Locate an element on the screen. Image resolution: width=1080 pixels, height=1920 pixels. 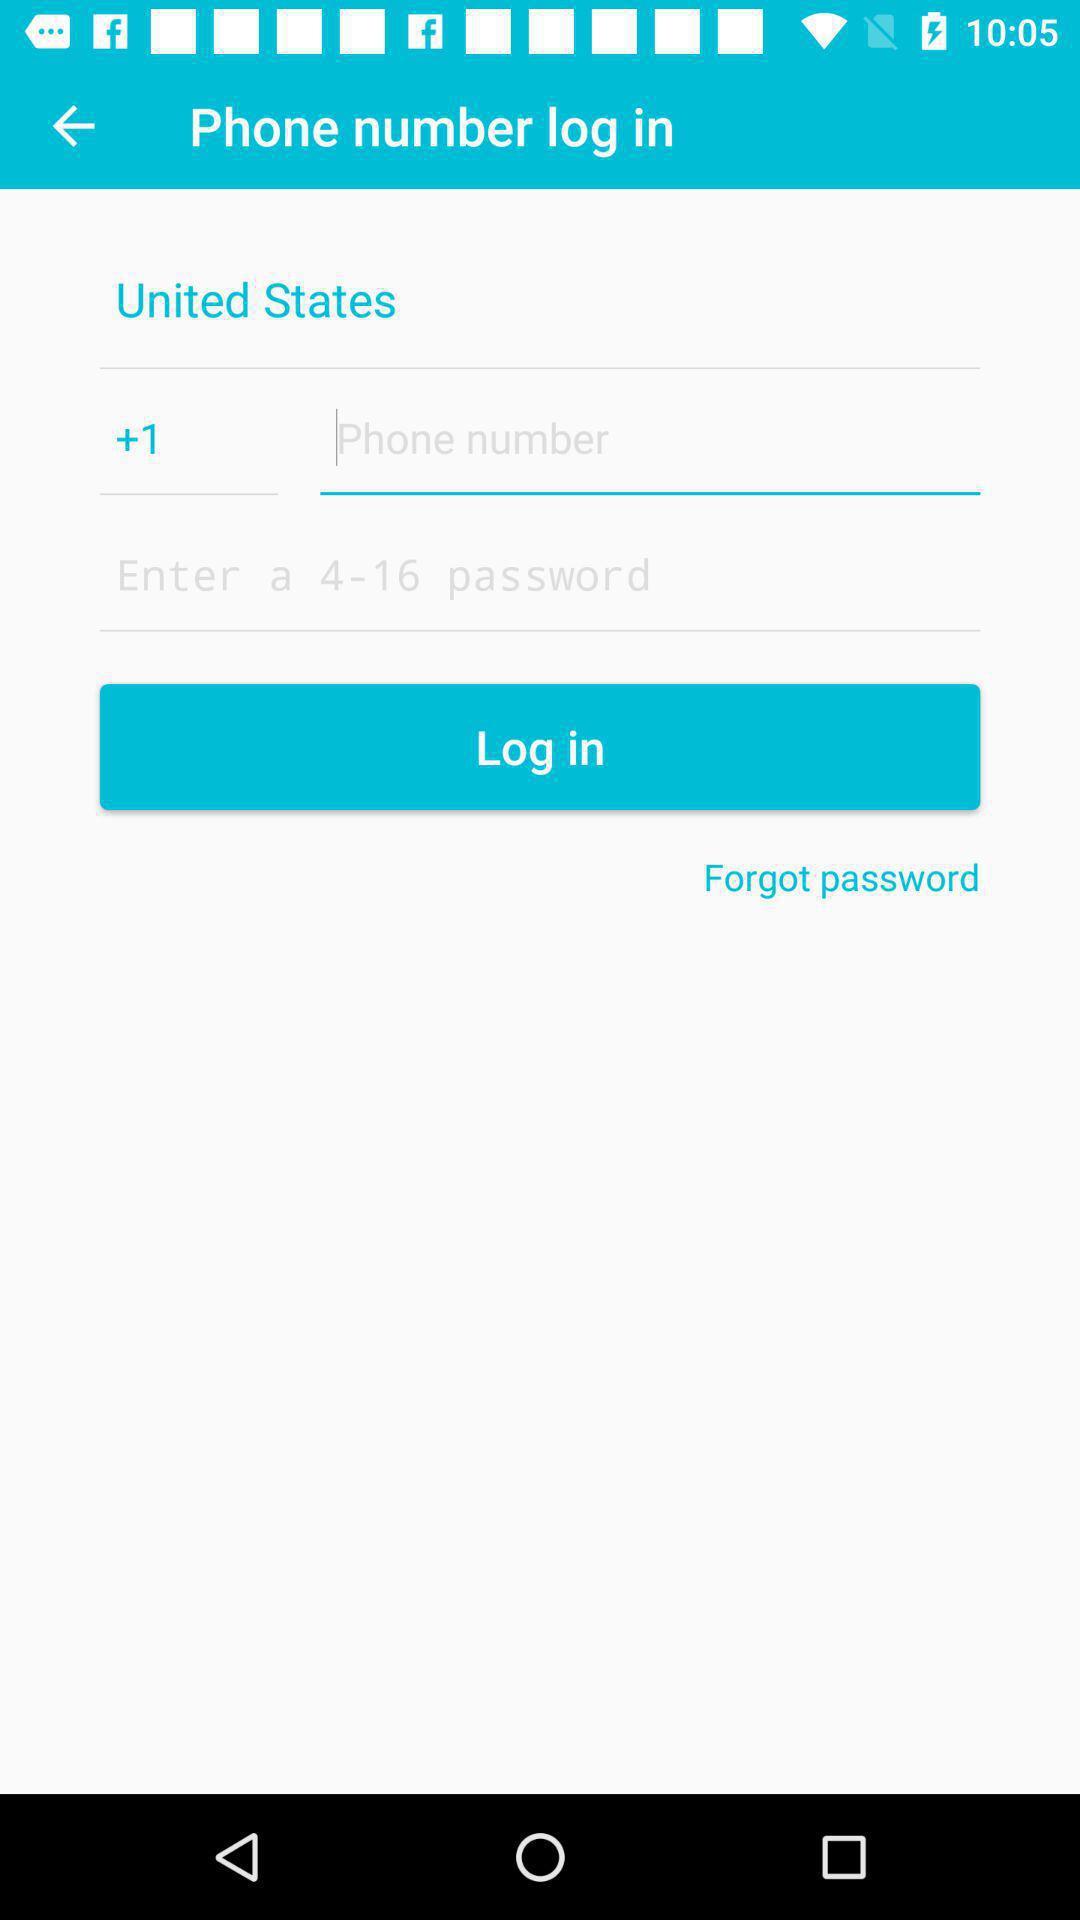
+1 item is located at coordinates (189, 436).